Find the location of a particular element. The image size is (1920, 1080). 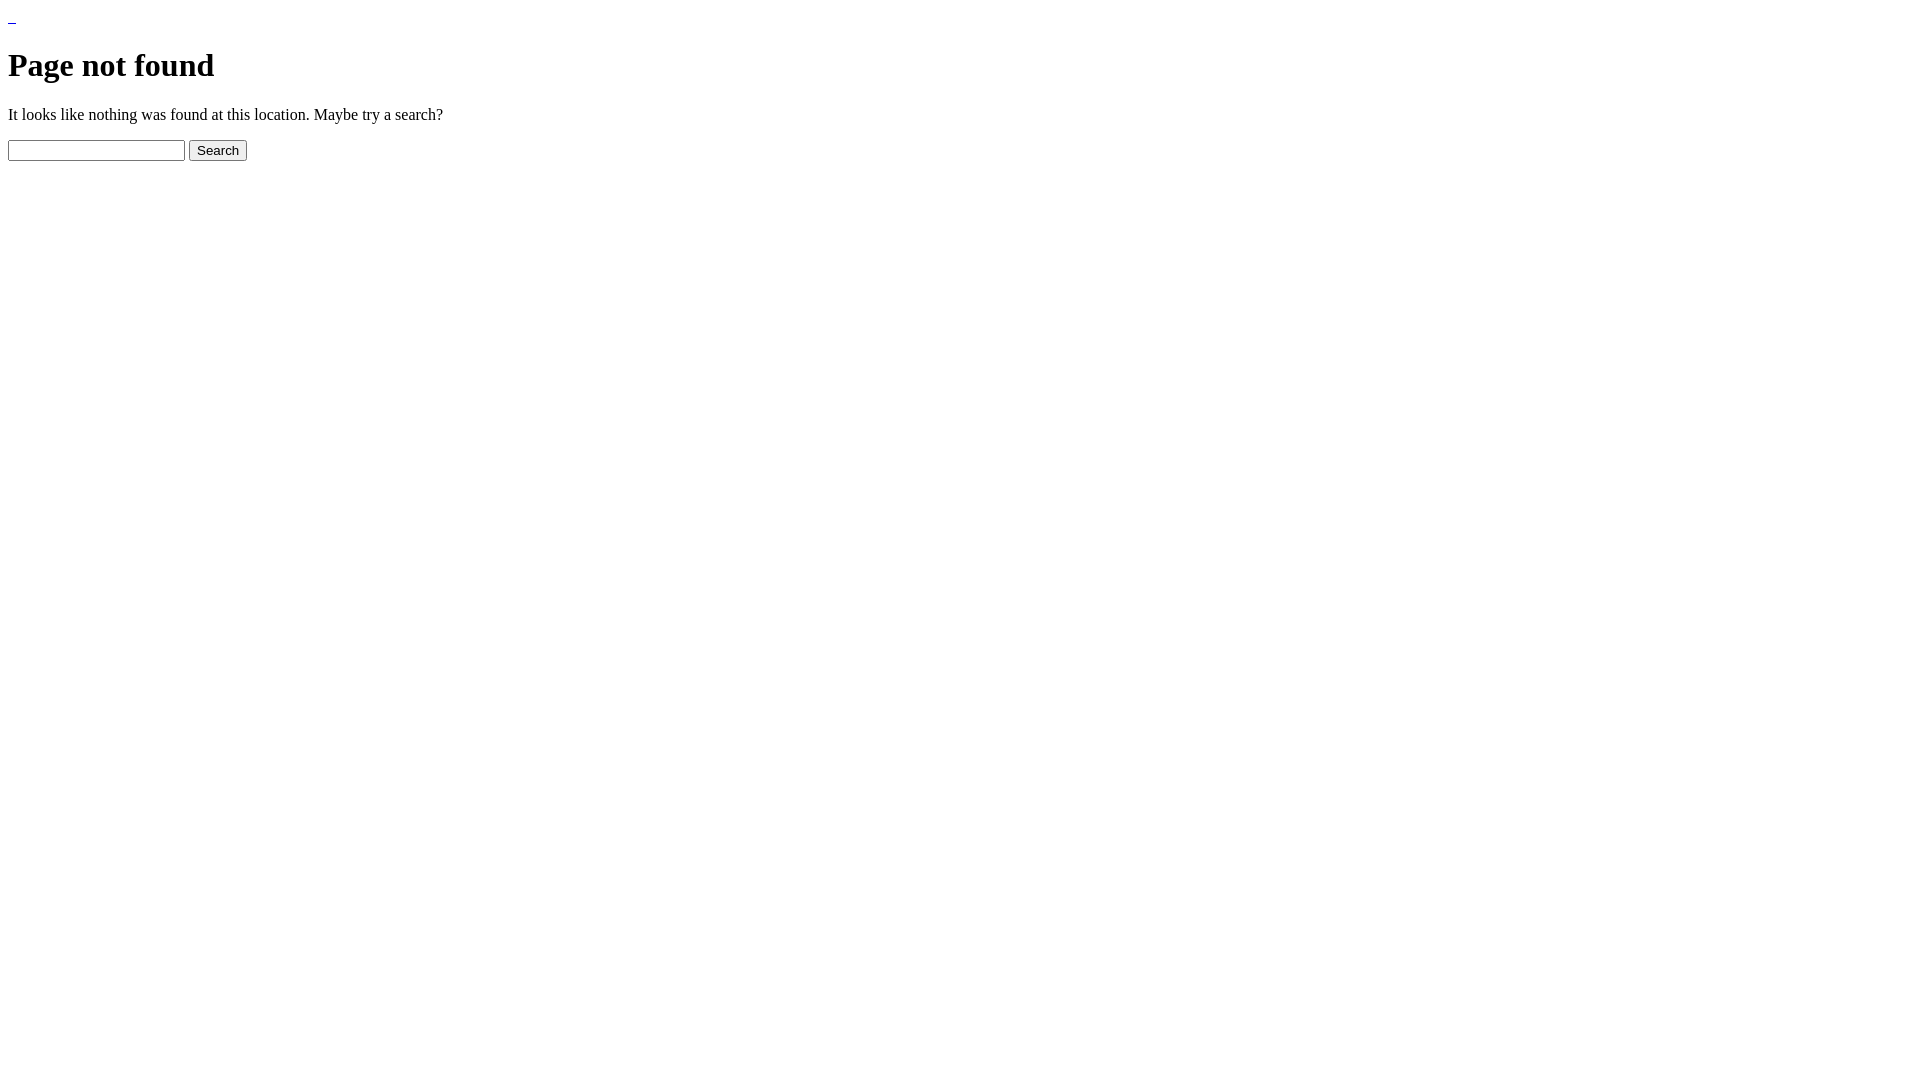

'Search' is located at coordinates (217, 149).